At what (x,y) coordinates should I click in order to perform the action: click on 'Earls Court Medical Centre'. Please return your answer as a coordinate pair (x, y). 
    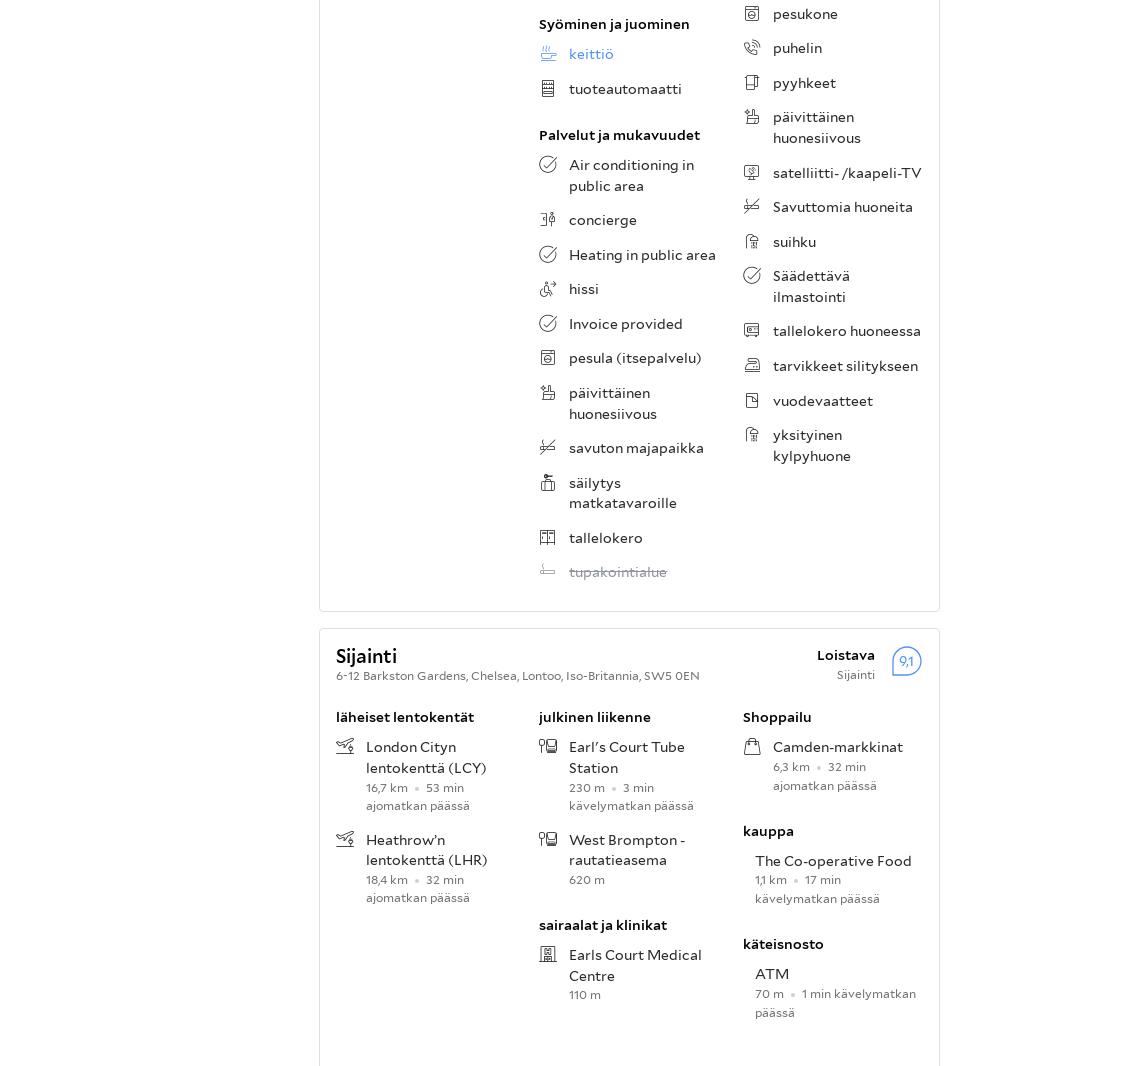
    Looking at the image, I should click on (635, 965).